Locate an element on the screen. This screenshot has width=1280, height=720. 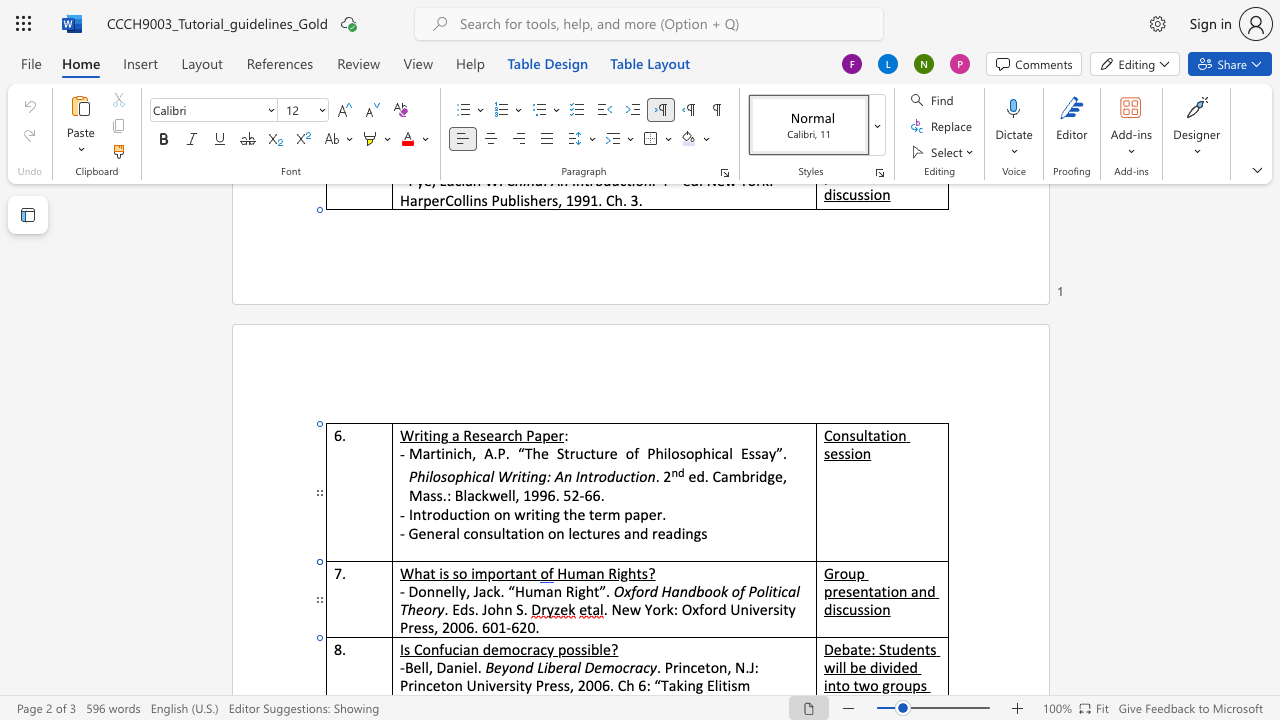
the space between the continuous character "n" and "i" in the text is located at coordinates (460, 667).